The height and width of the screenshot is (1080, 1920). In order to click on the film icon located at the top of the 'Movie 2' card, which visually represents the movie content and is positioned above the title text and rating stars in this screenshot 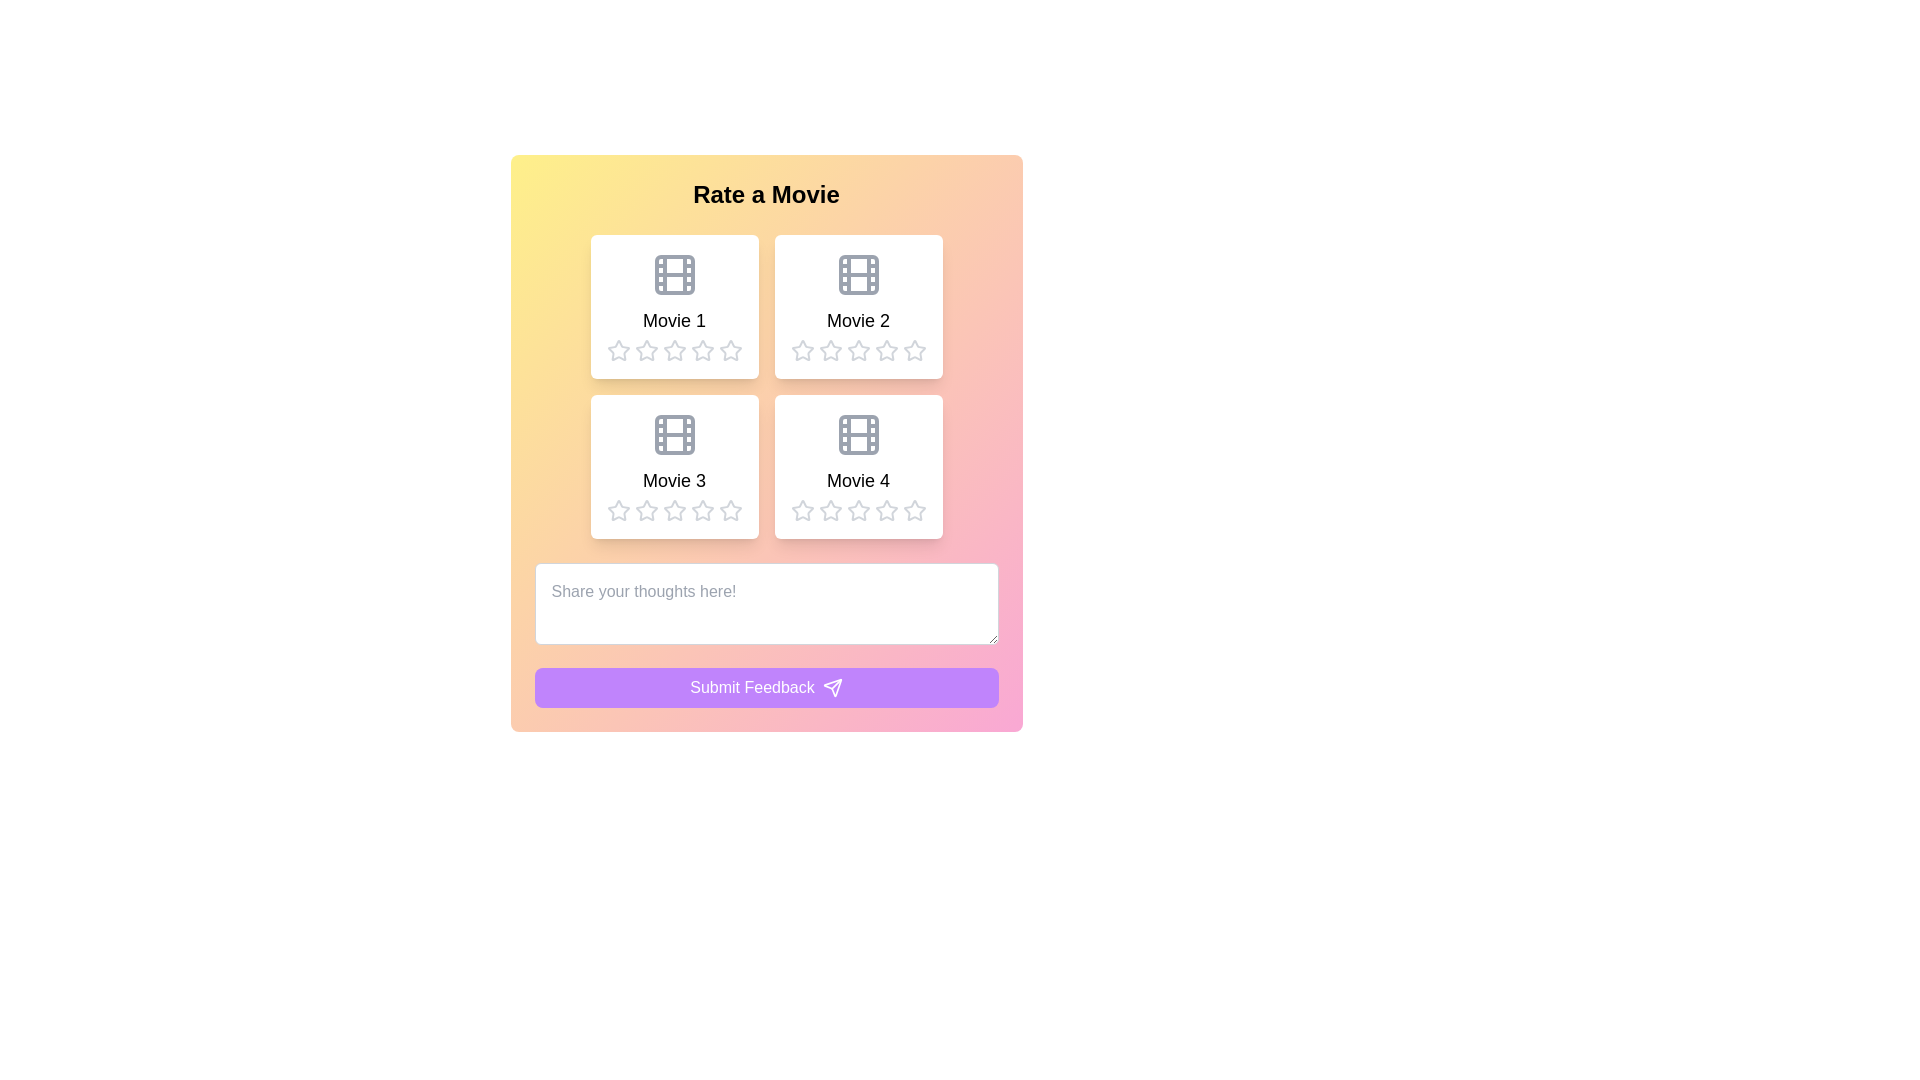, I will do `click(858, 274)`.